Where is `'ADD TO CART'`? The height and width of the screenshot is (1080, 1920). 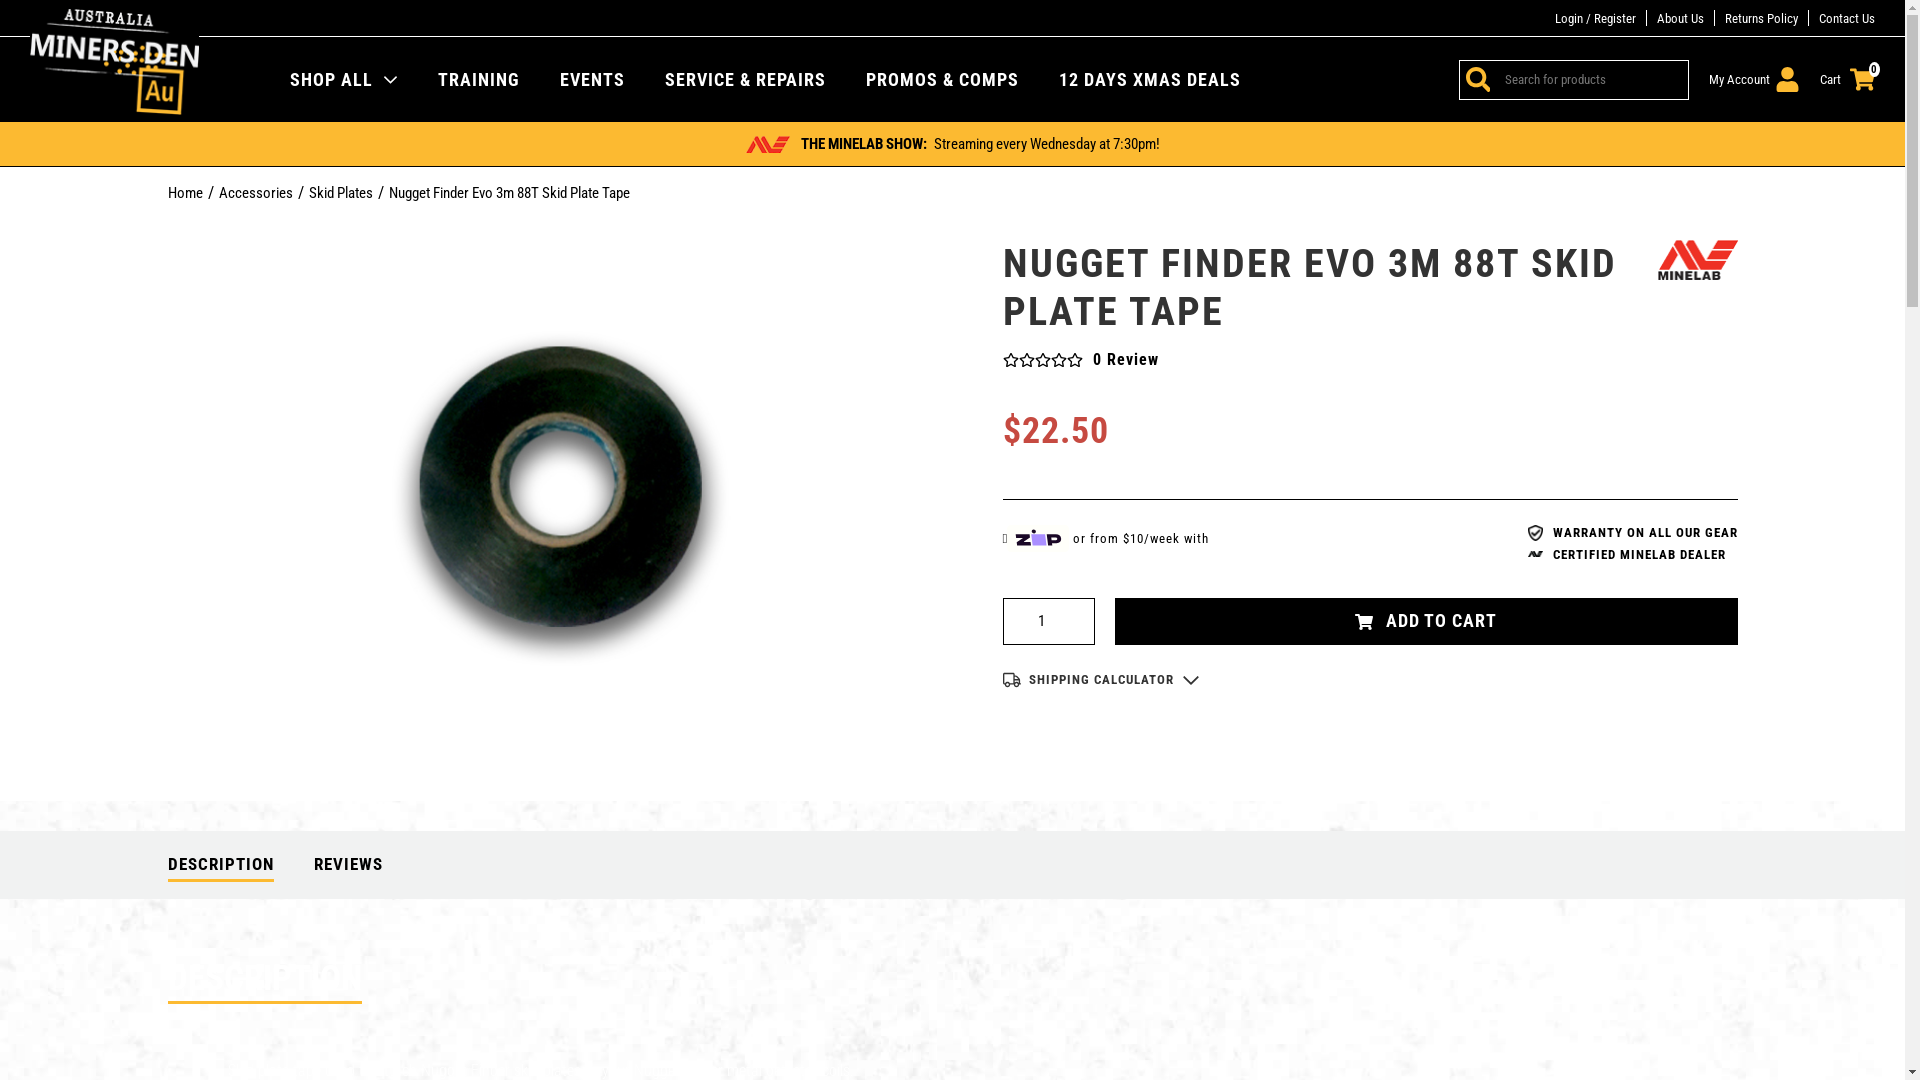 'ADD TO CART' is located at coordinates (1424, 620).